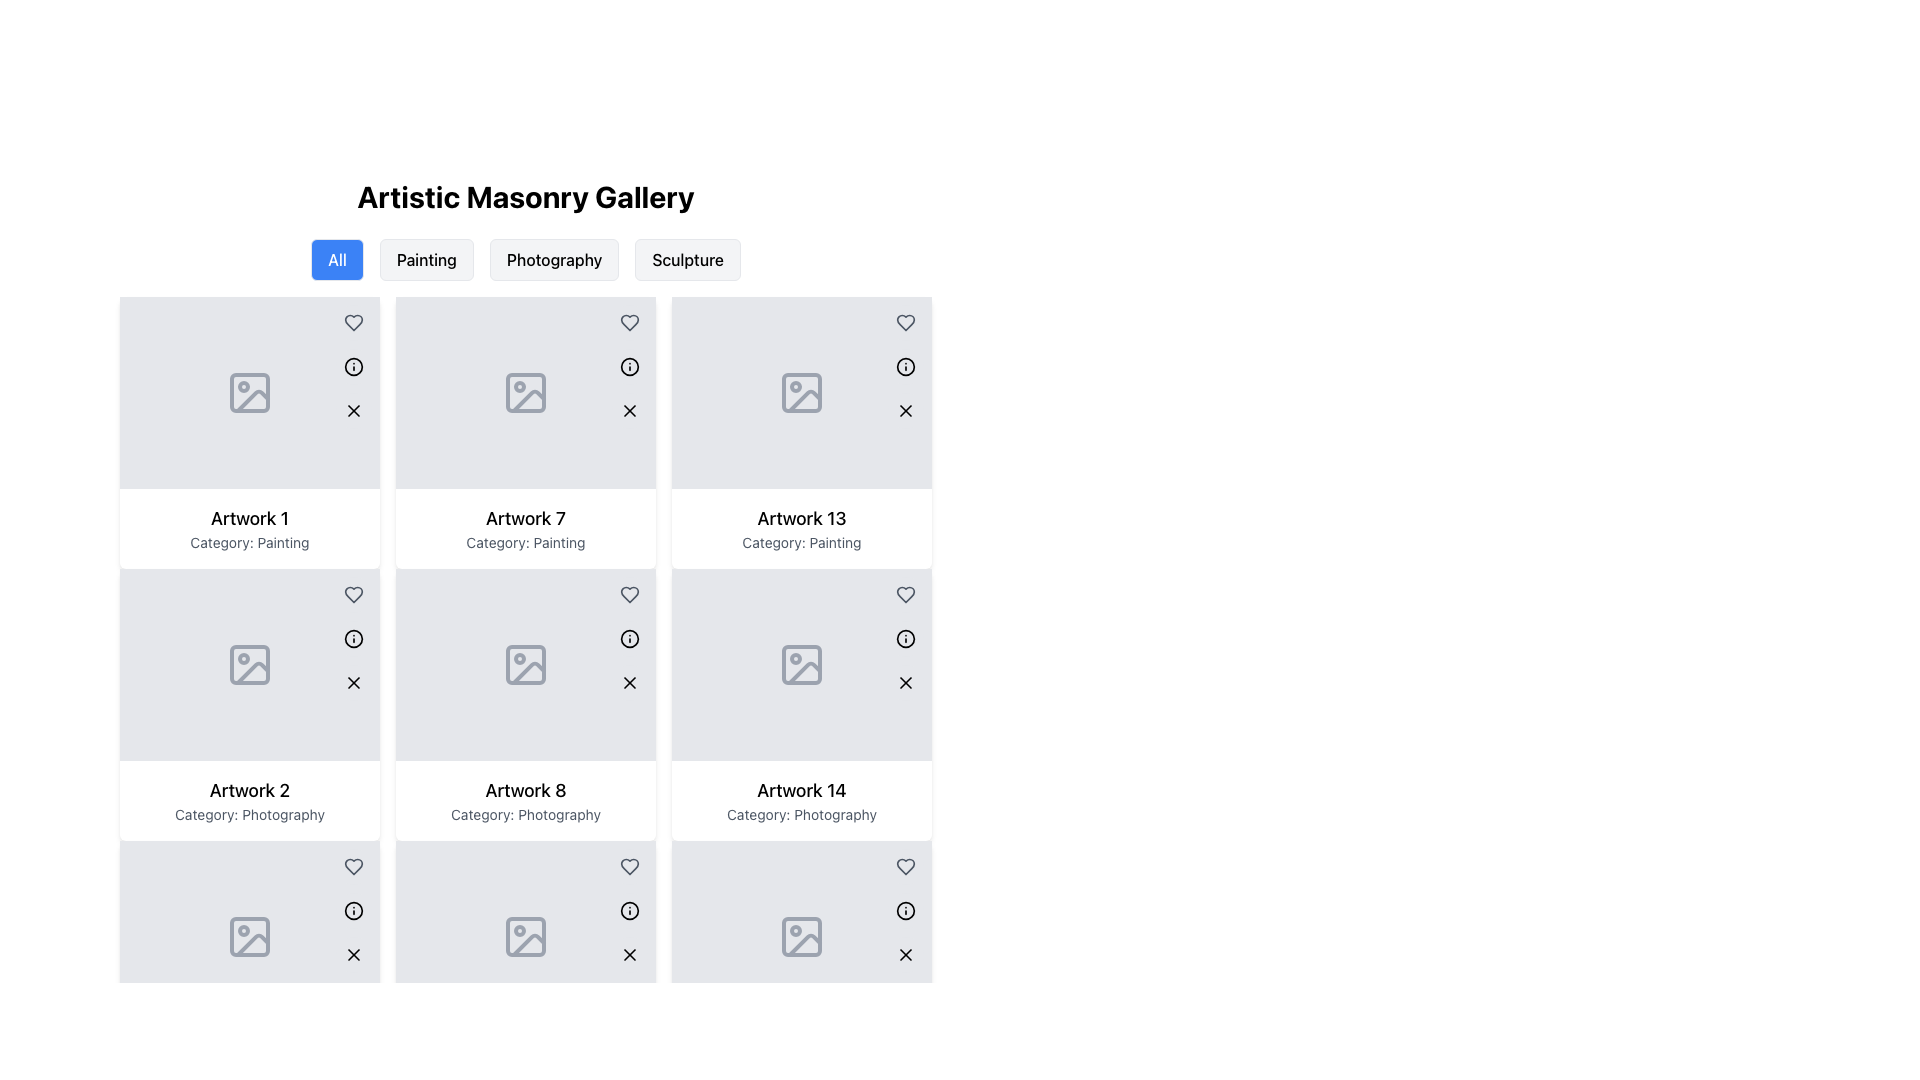 This screenshot has height=1080, width=1920. What do you see at coordinates (526, 527) in the screenshot?
I see `the Text Block that provides information about an artwork, specifically its title and category, located in the second column of the second row of the grid layout` at bounding box center [526, 527].